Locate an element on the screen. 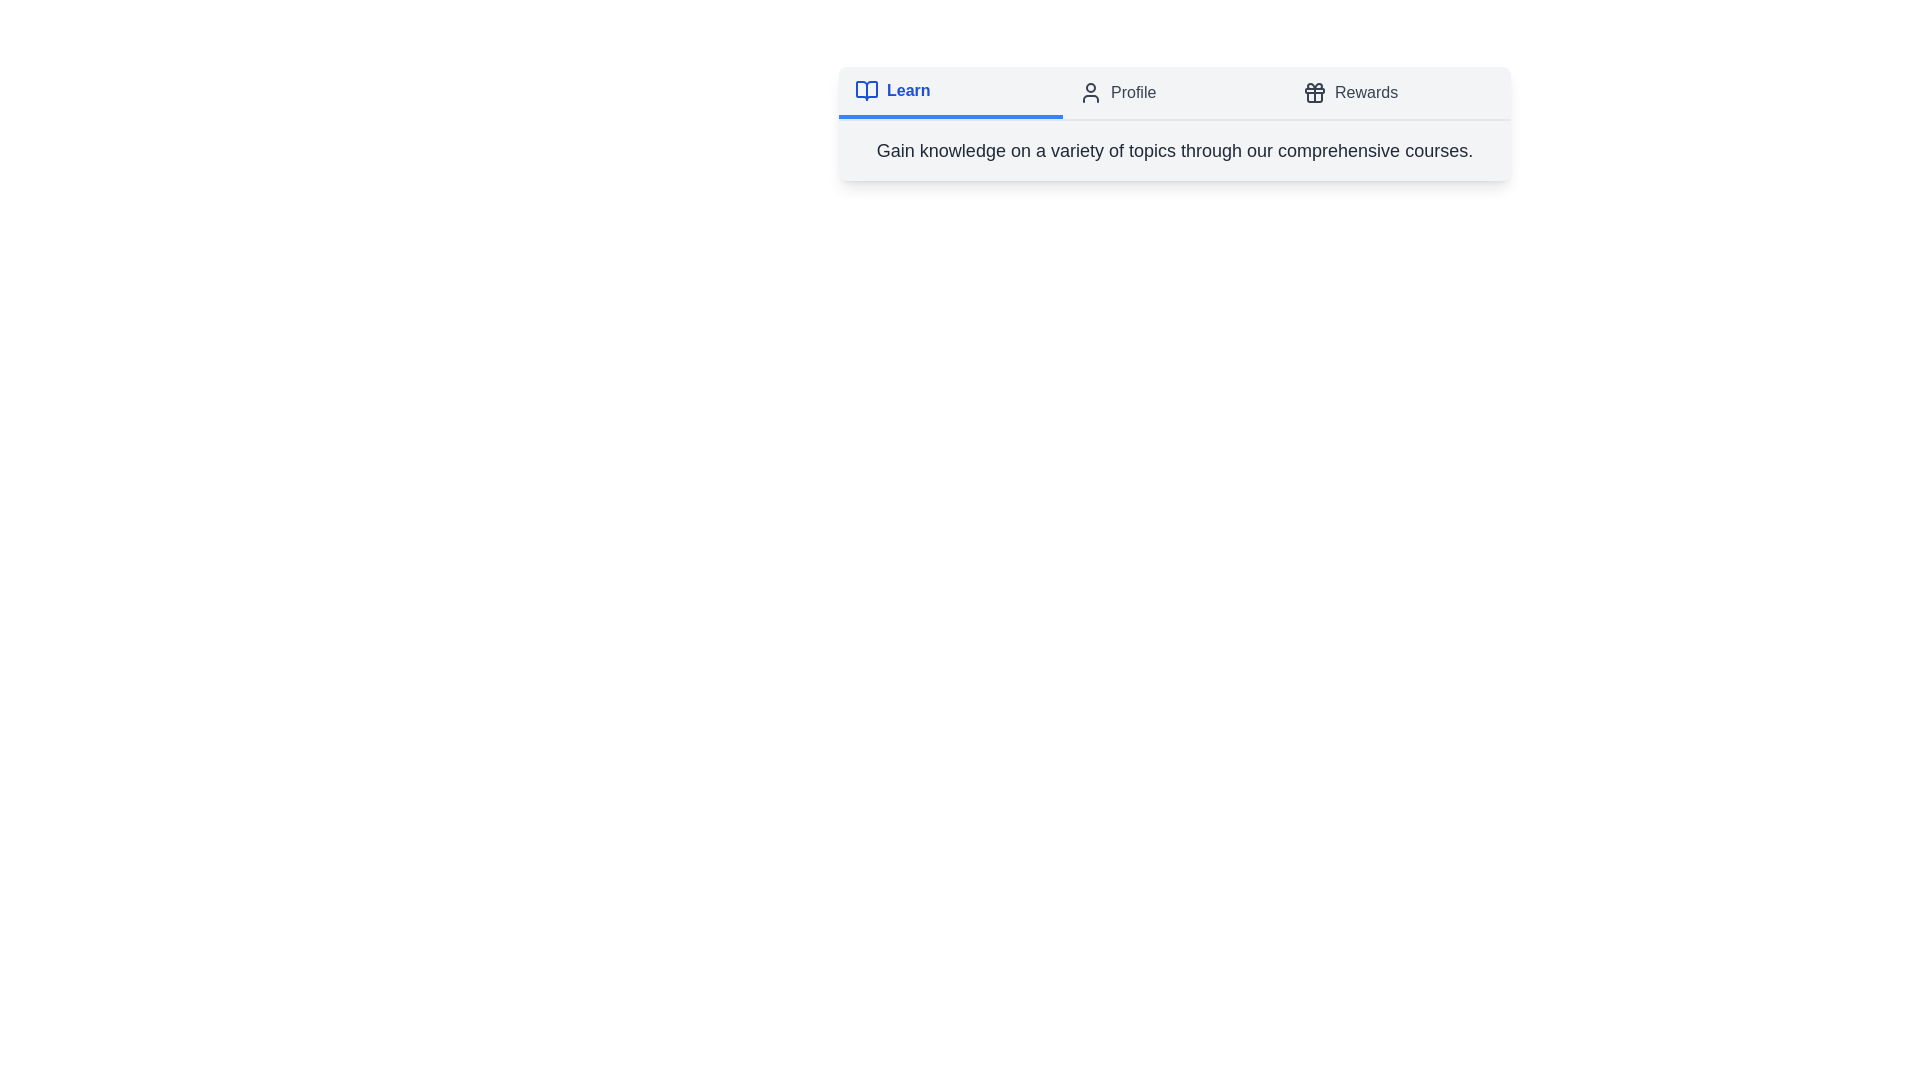 The height and width of the screenshot is (1080, 1920). the tab labeled 'Learn' is located at coordinates (949, 92).